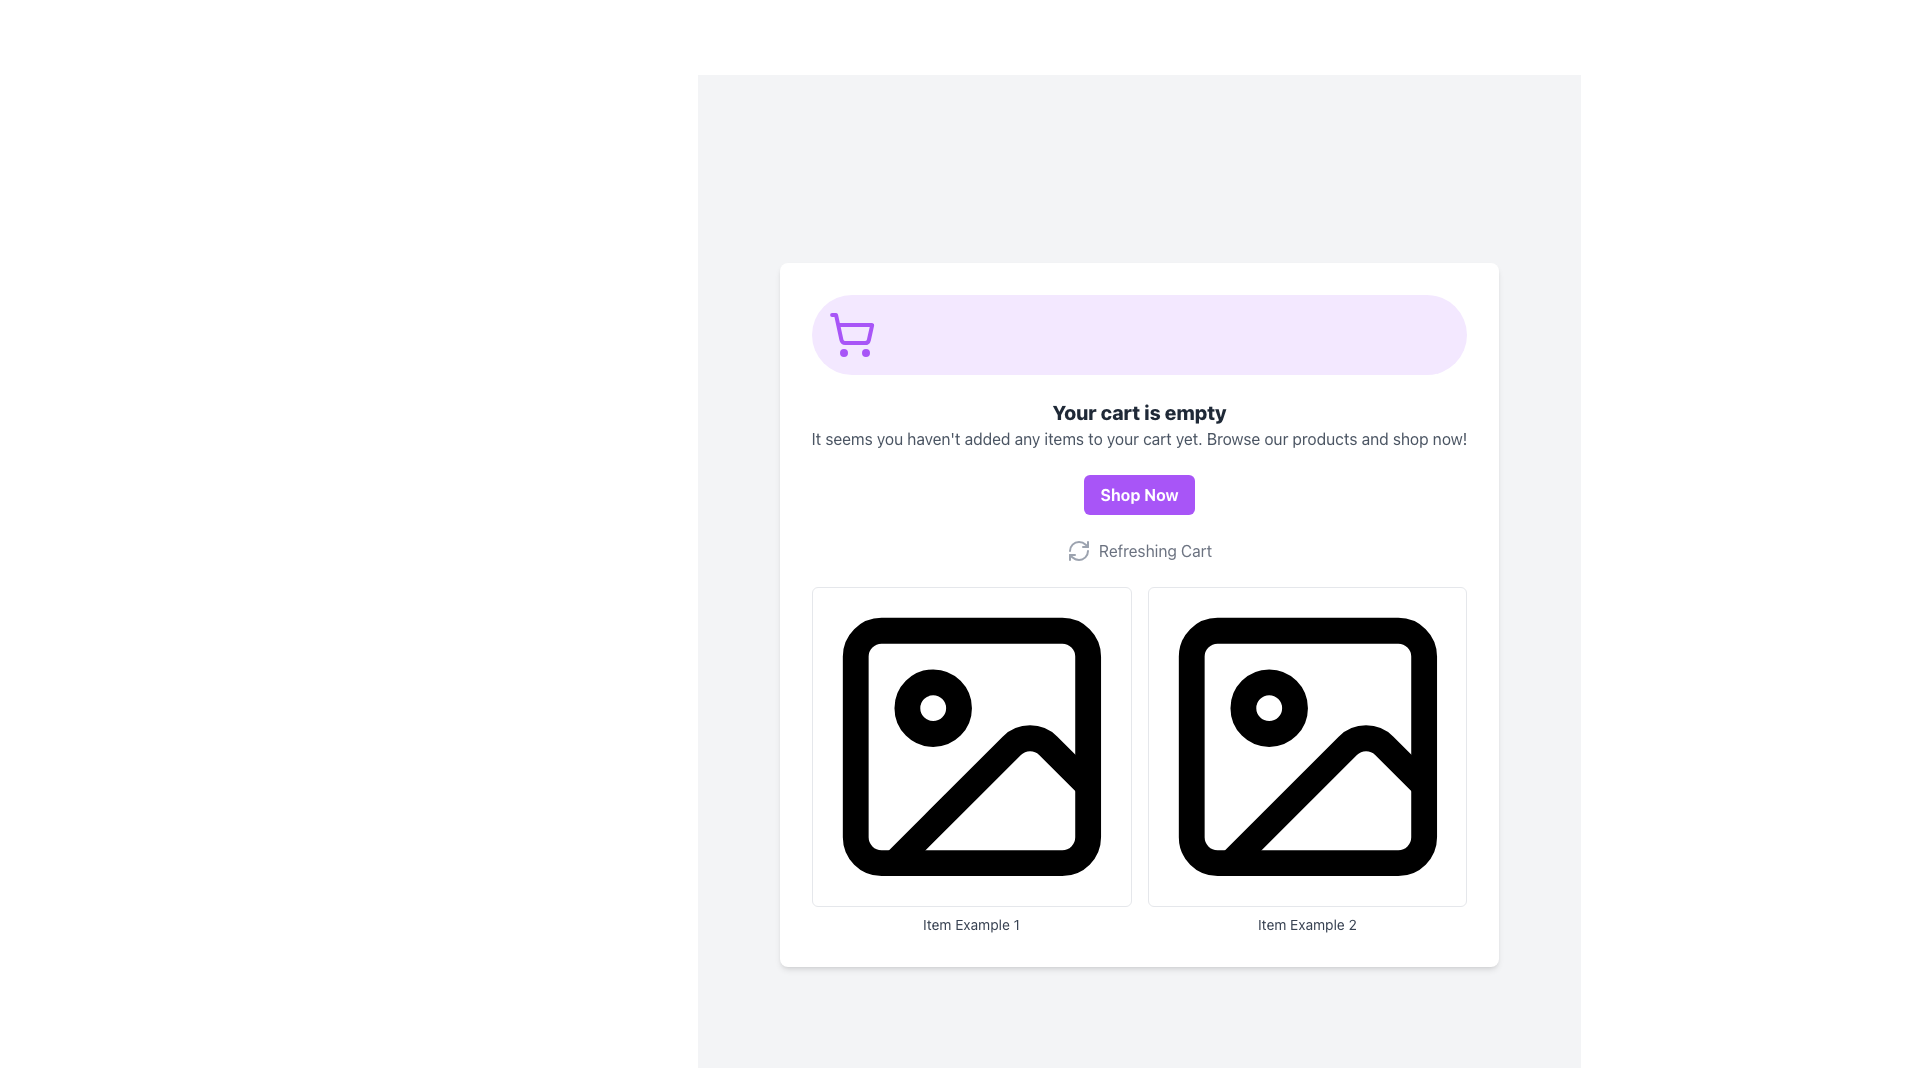 The height and width of the screenshot is (1080, 1920). What do you see at coordinates (1139, 551) in the screenshot?
I see `the cart-refreshing composite UI component that combines an icon and text, positioned below the 'Shop Now' button and above two item examples` at bounding box center [1139, 551].